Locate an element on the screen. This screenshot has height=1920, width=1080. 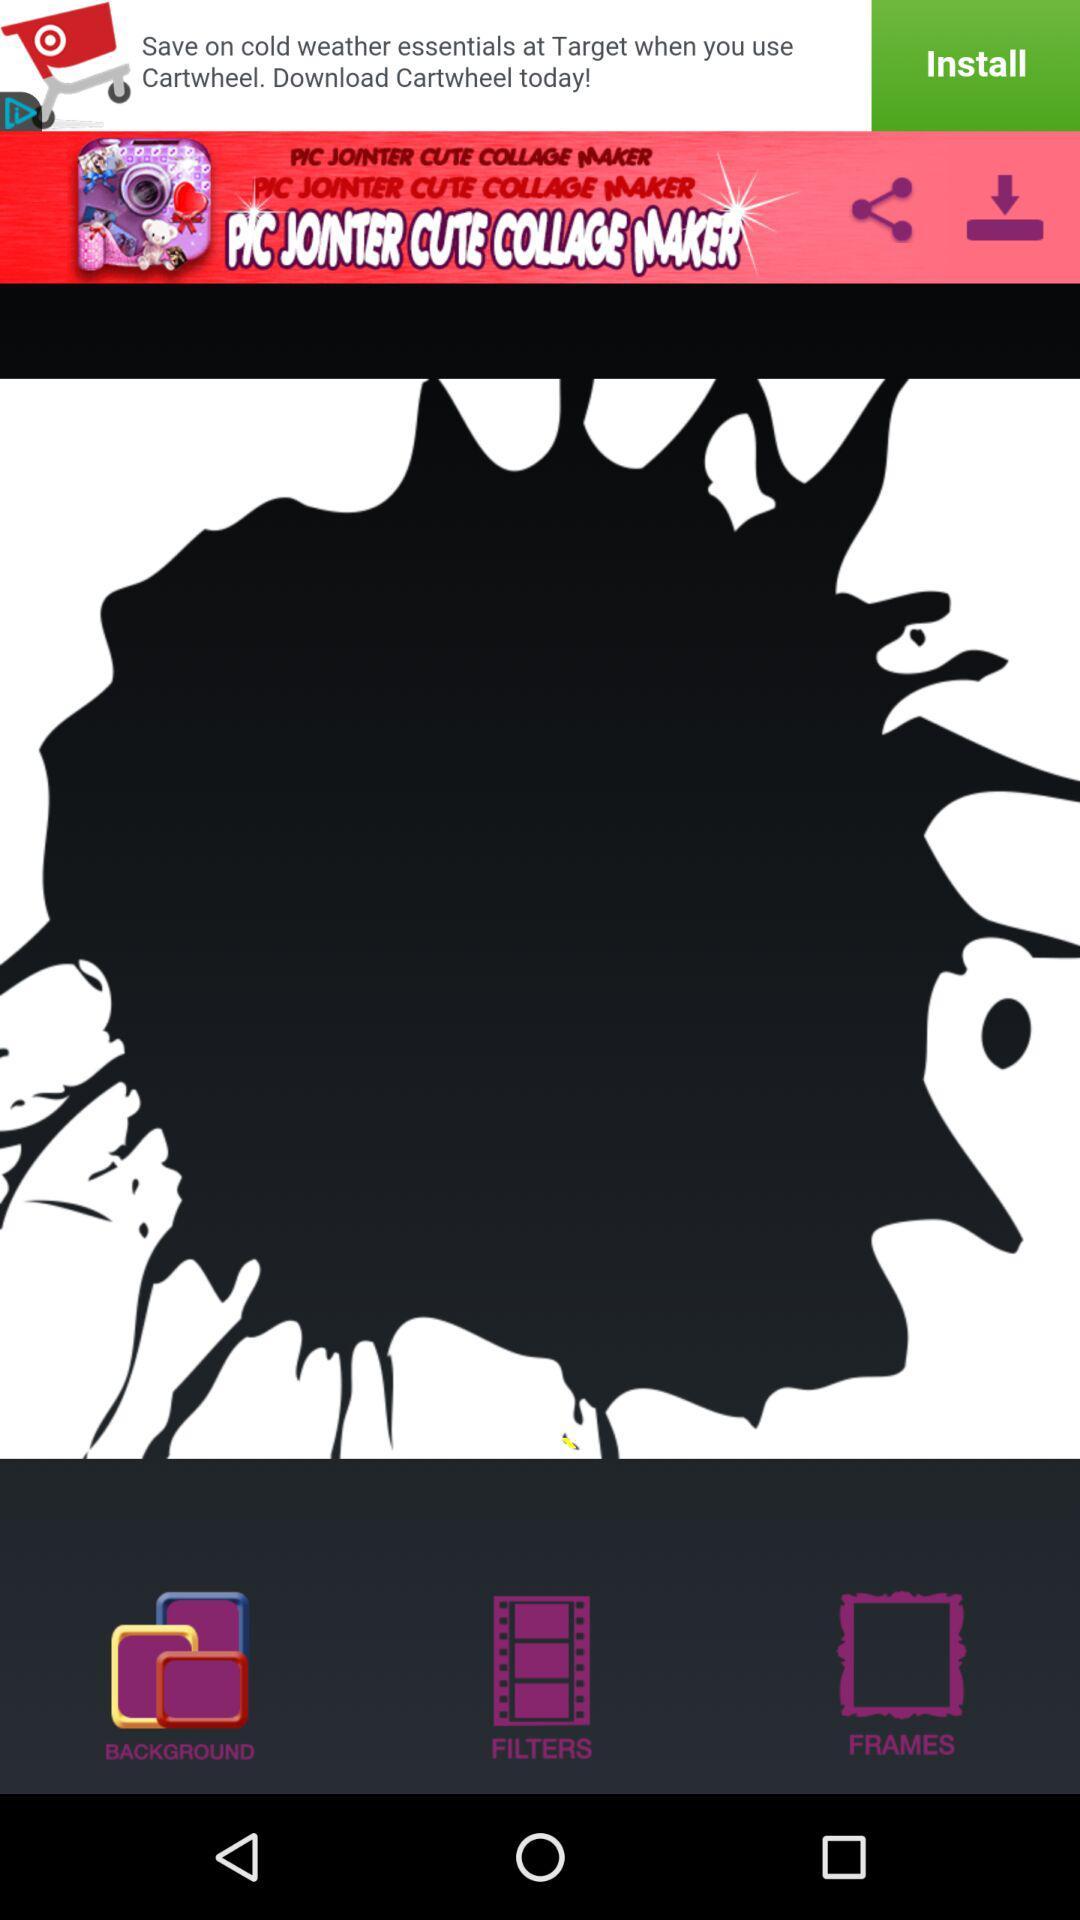
the share icon is located at coordinates (880, 221).